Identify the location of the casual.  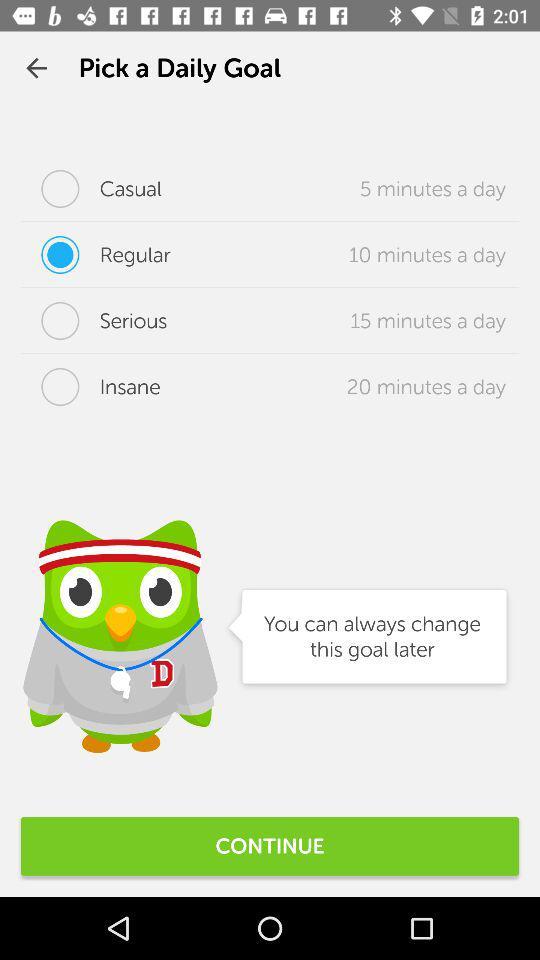
(90, 189).